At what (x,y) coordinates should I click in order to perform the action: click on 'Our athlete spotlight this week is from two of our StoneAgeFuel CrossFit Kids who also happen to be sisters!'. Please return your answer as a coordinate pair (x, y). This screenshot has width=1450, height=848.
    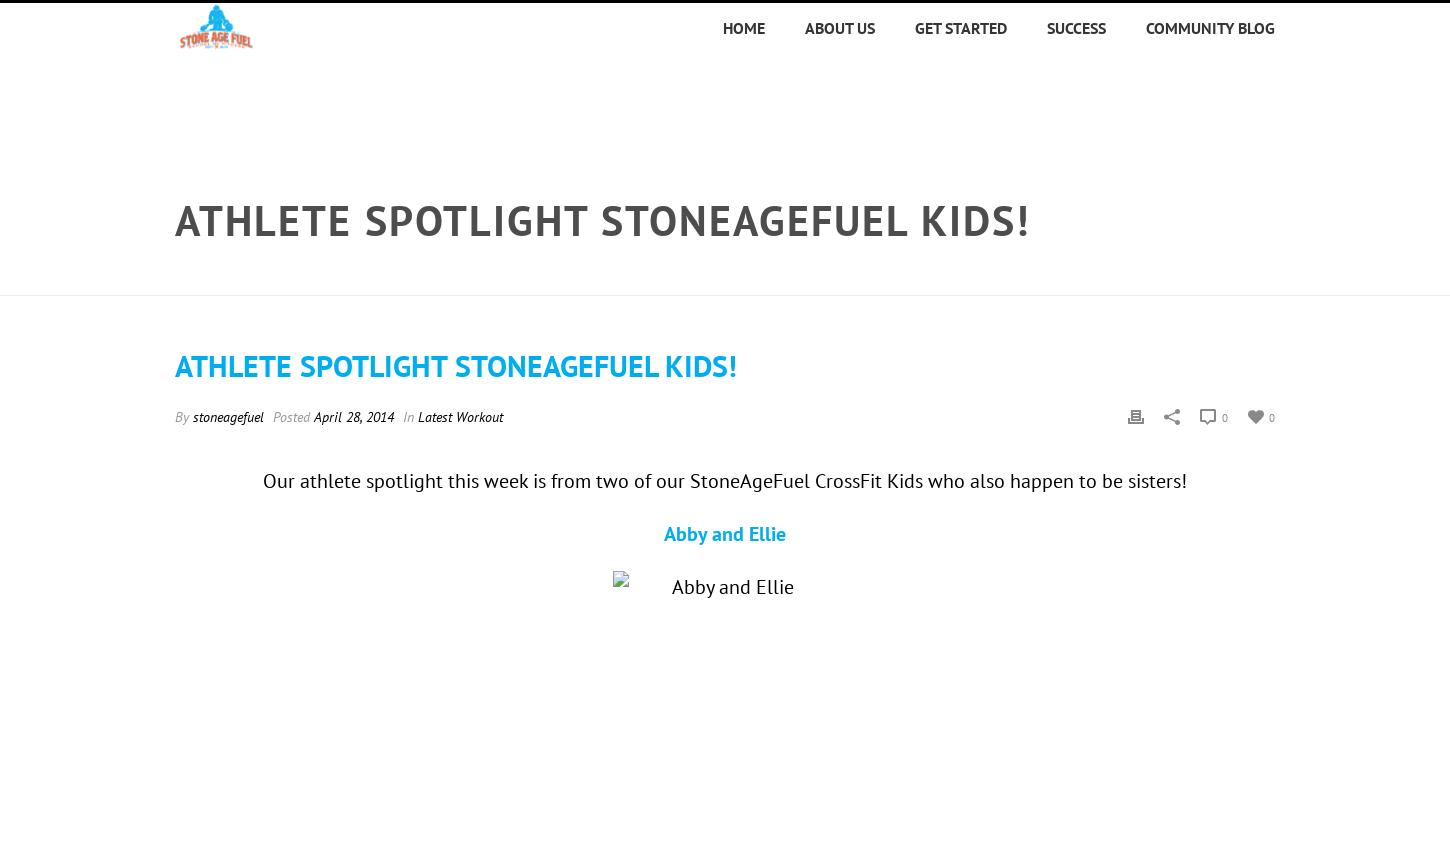
    Looking at the image, I should click on (725, 479).